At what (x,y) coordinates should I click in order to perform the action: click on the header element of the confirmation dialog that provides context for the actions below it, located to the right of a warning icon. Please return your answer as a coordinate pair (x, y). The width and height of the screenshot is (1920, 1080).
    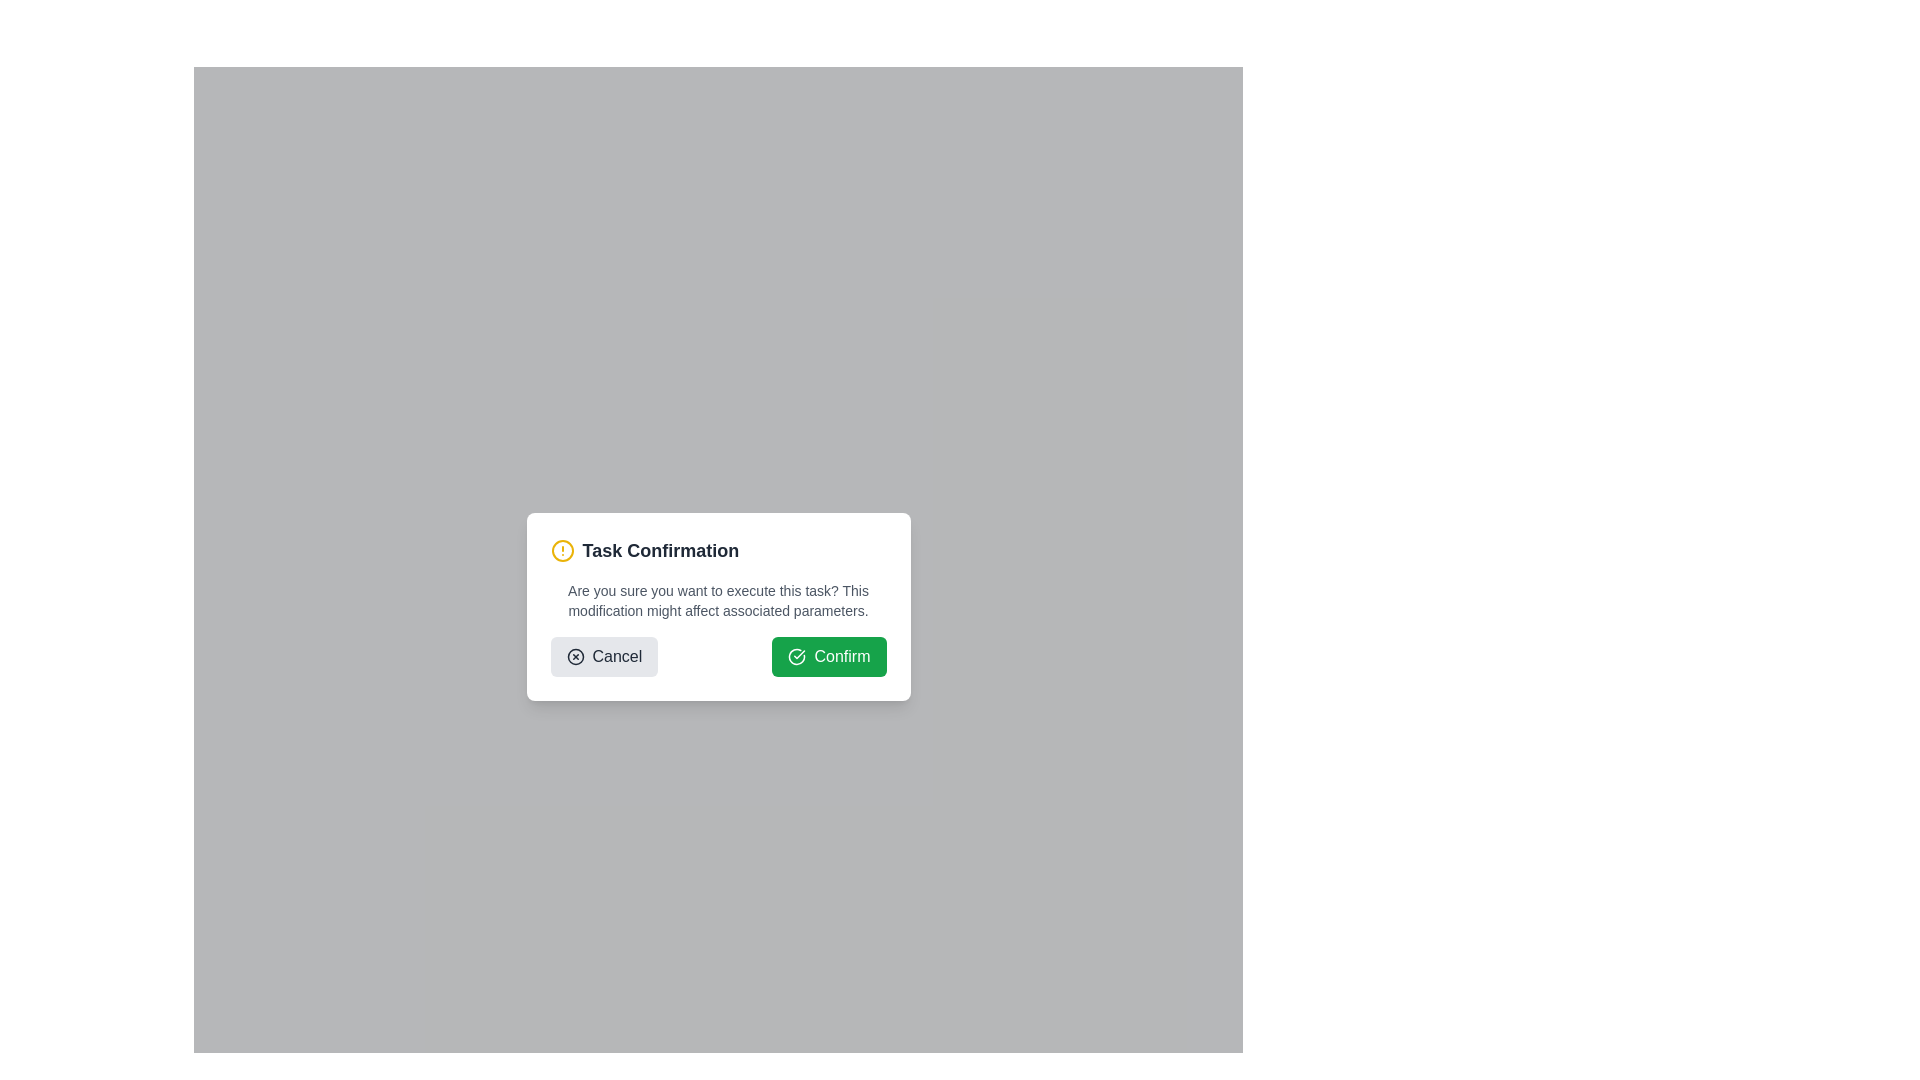
    Looking at the image, I should click on (660, 551).